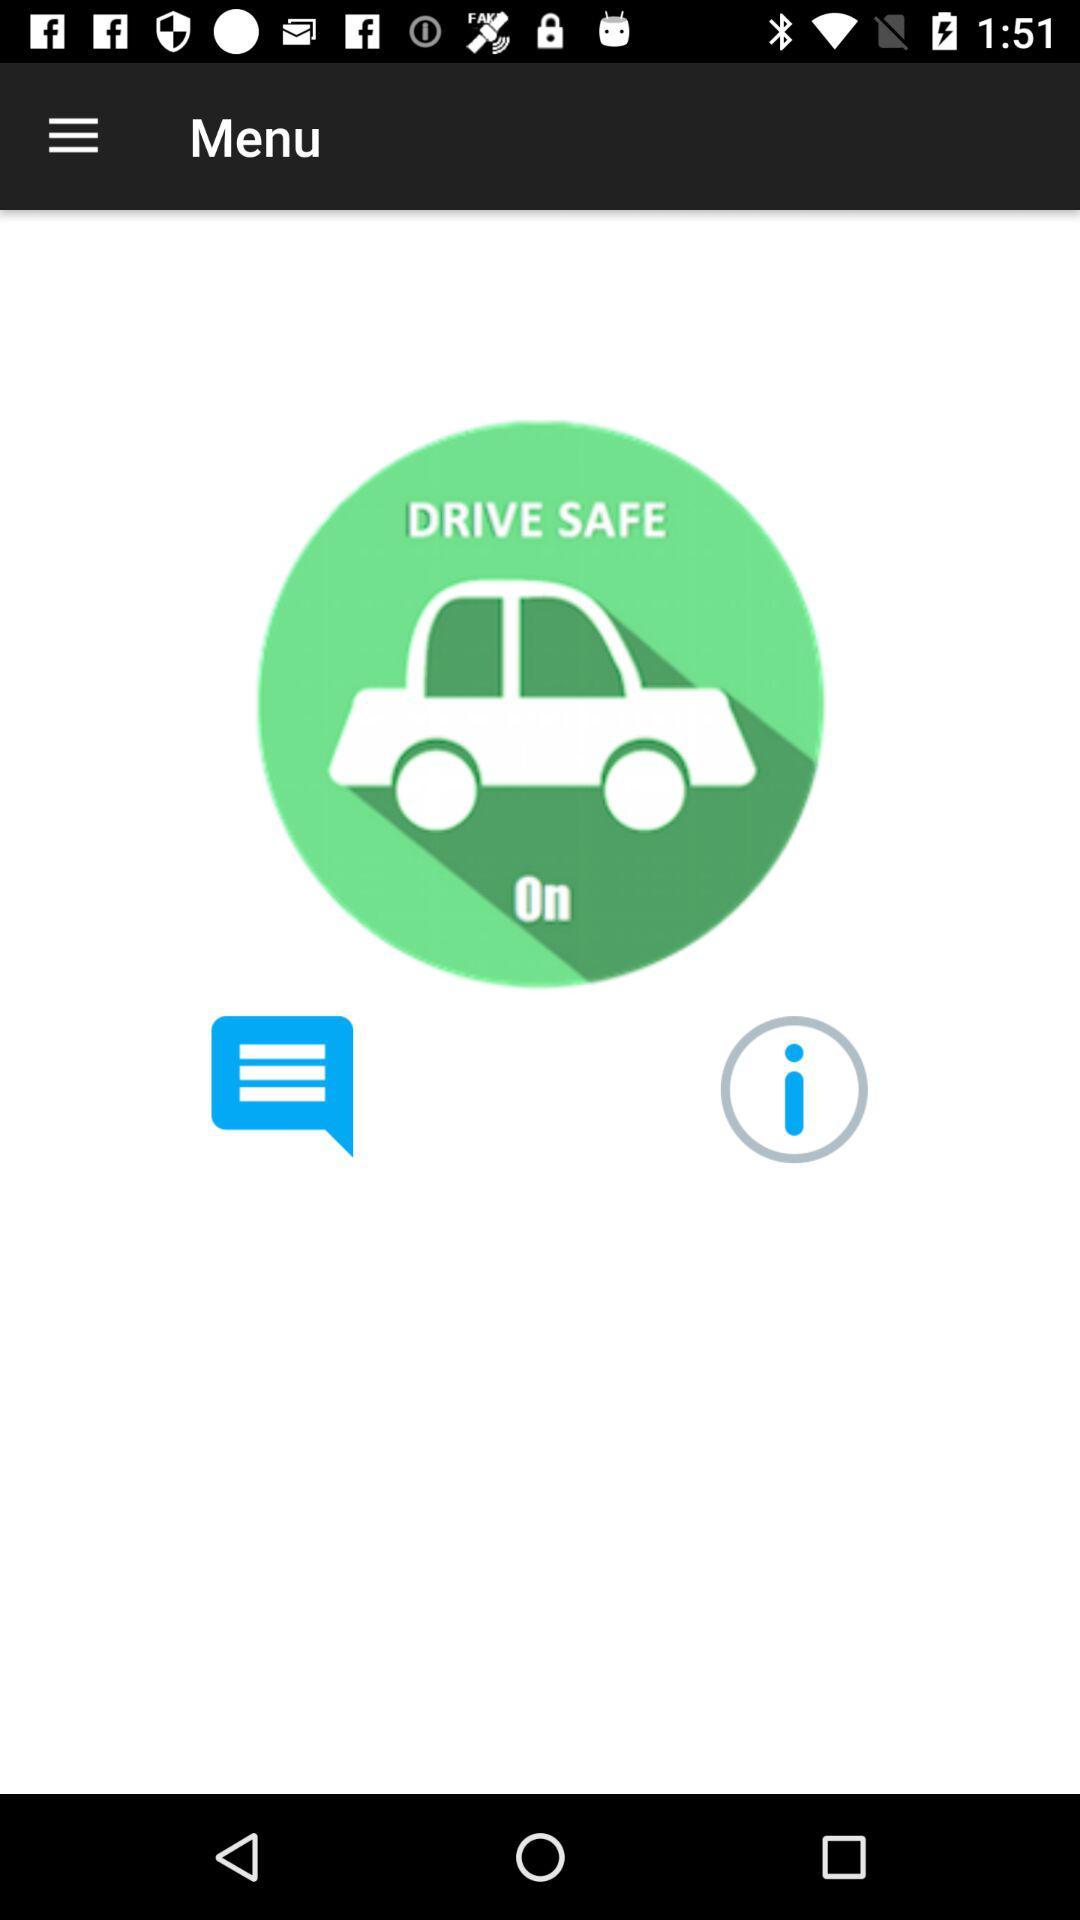  What do you see at coordinates (72, 135) in the screenshot?
I see `the icon next to the menu item` at bounding box center [72, 135].